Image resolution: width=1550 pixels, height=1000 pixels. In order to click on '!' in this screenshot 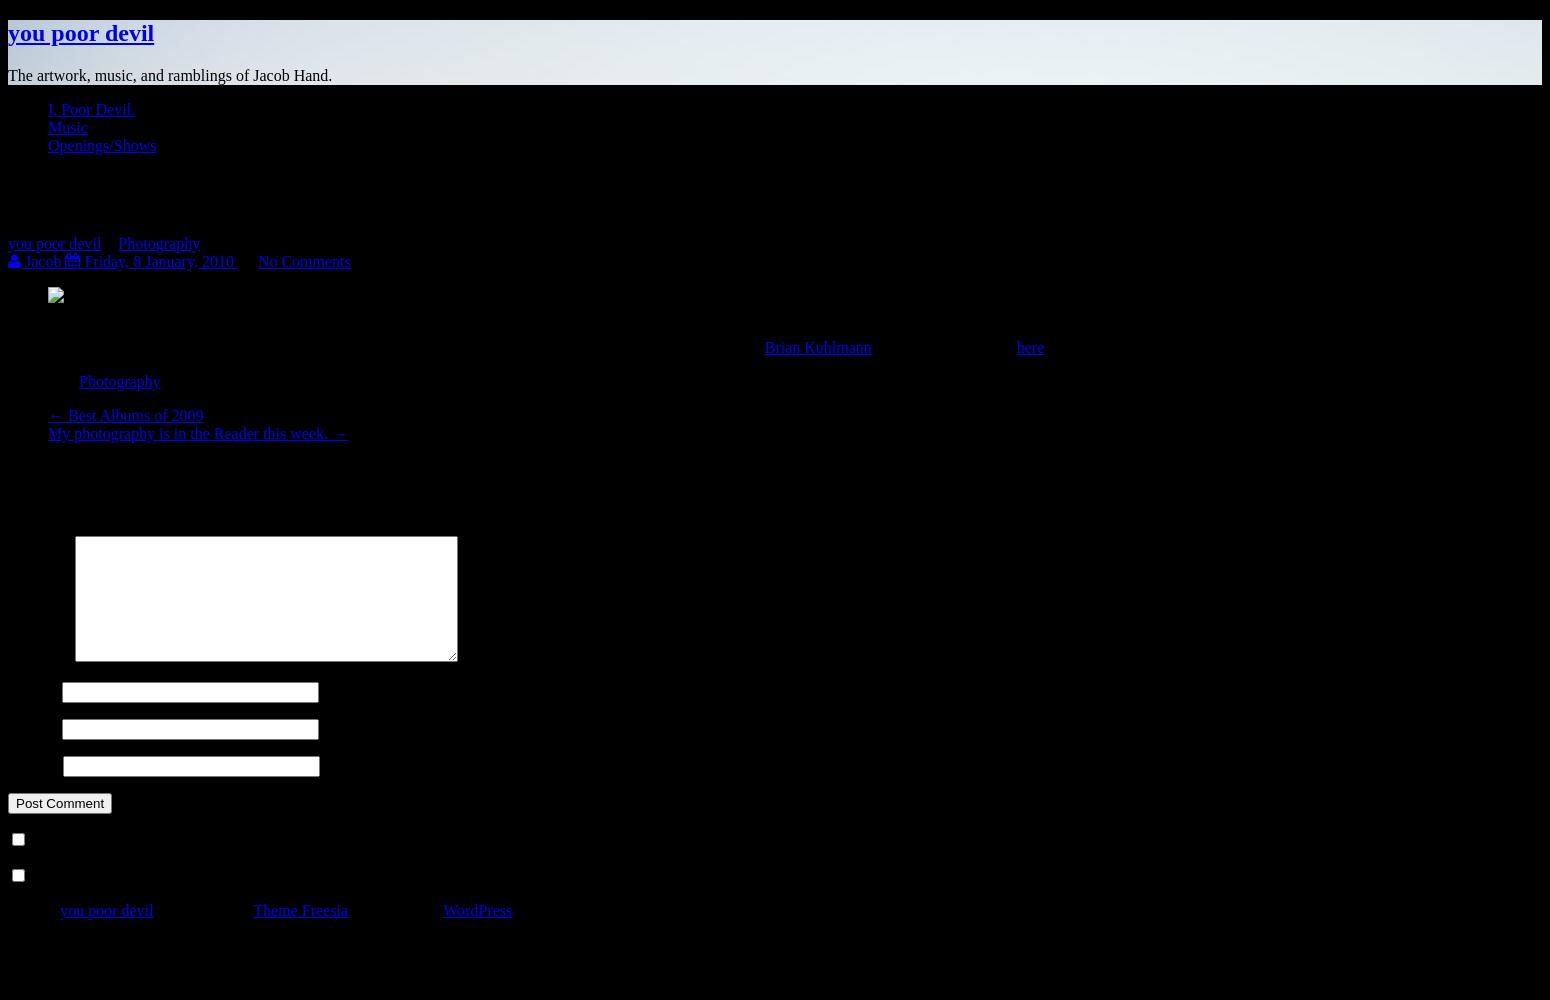, I will do `click(1043, 345)`.